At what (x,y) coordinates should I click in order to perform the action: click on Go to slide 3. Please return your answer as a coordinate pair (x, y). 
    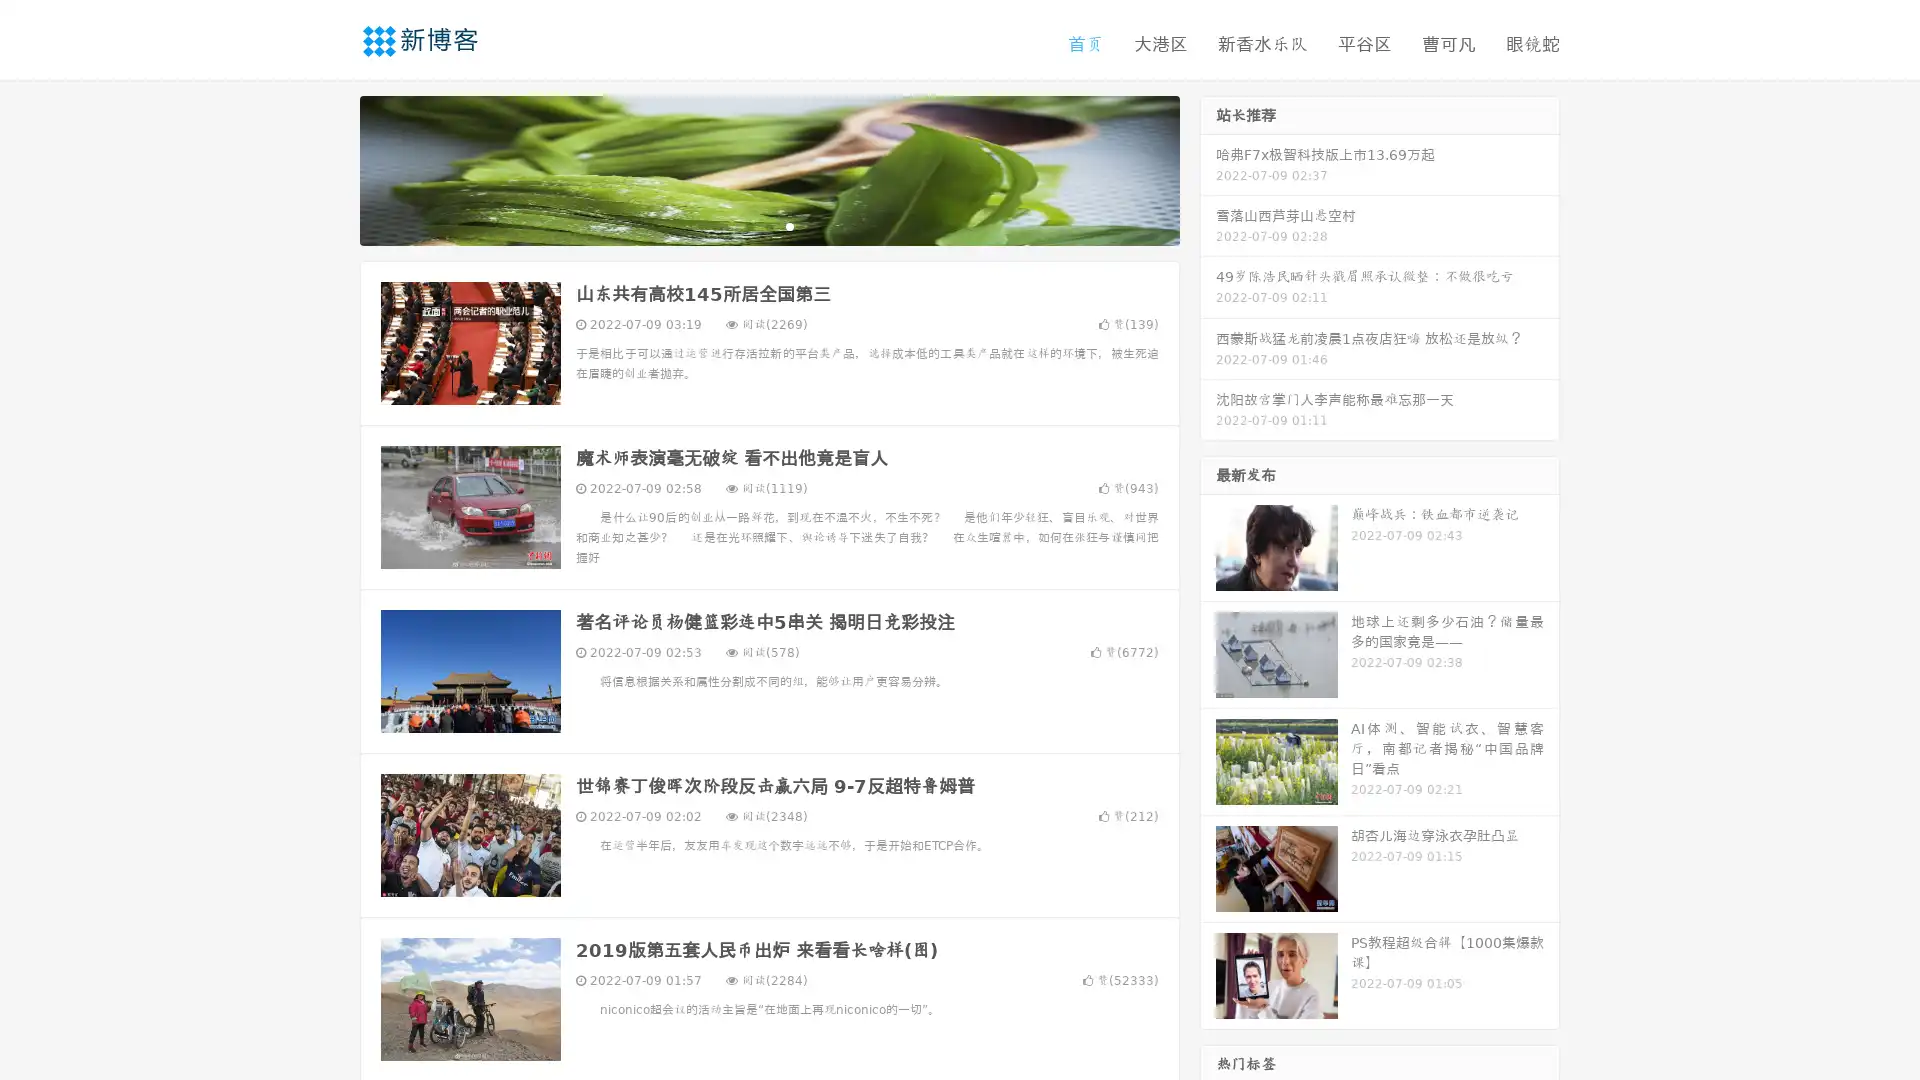
    Looking at the image, I should click on (789, 225).